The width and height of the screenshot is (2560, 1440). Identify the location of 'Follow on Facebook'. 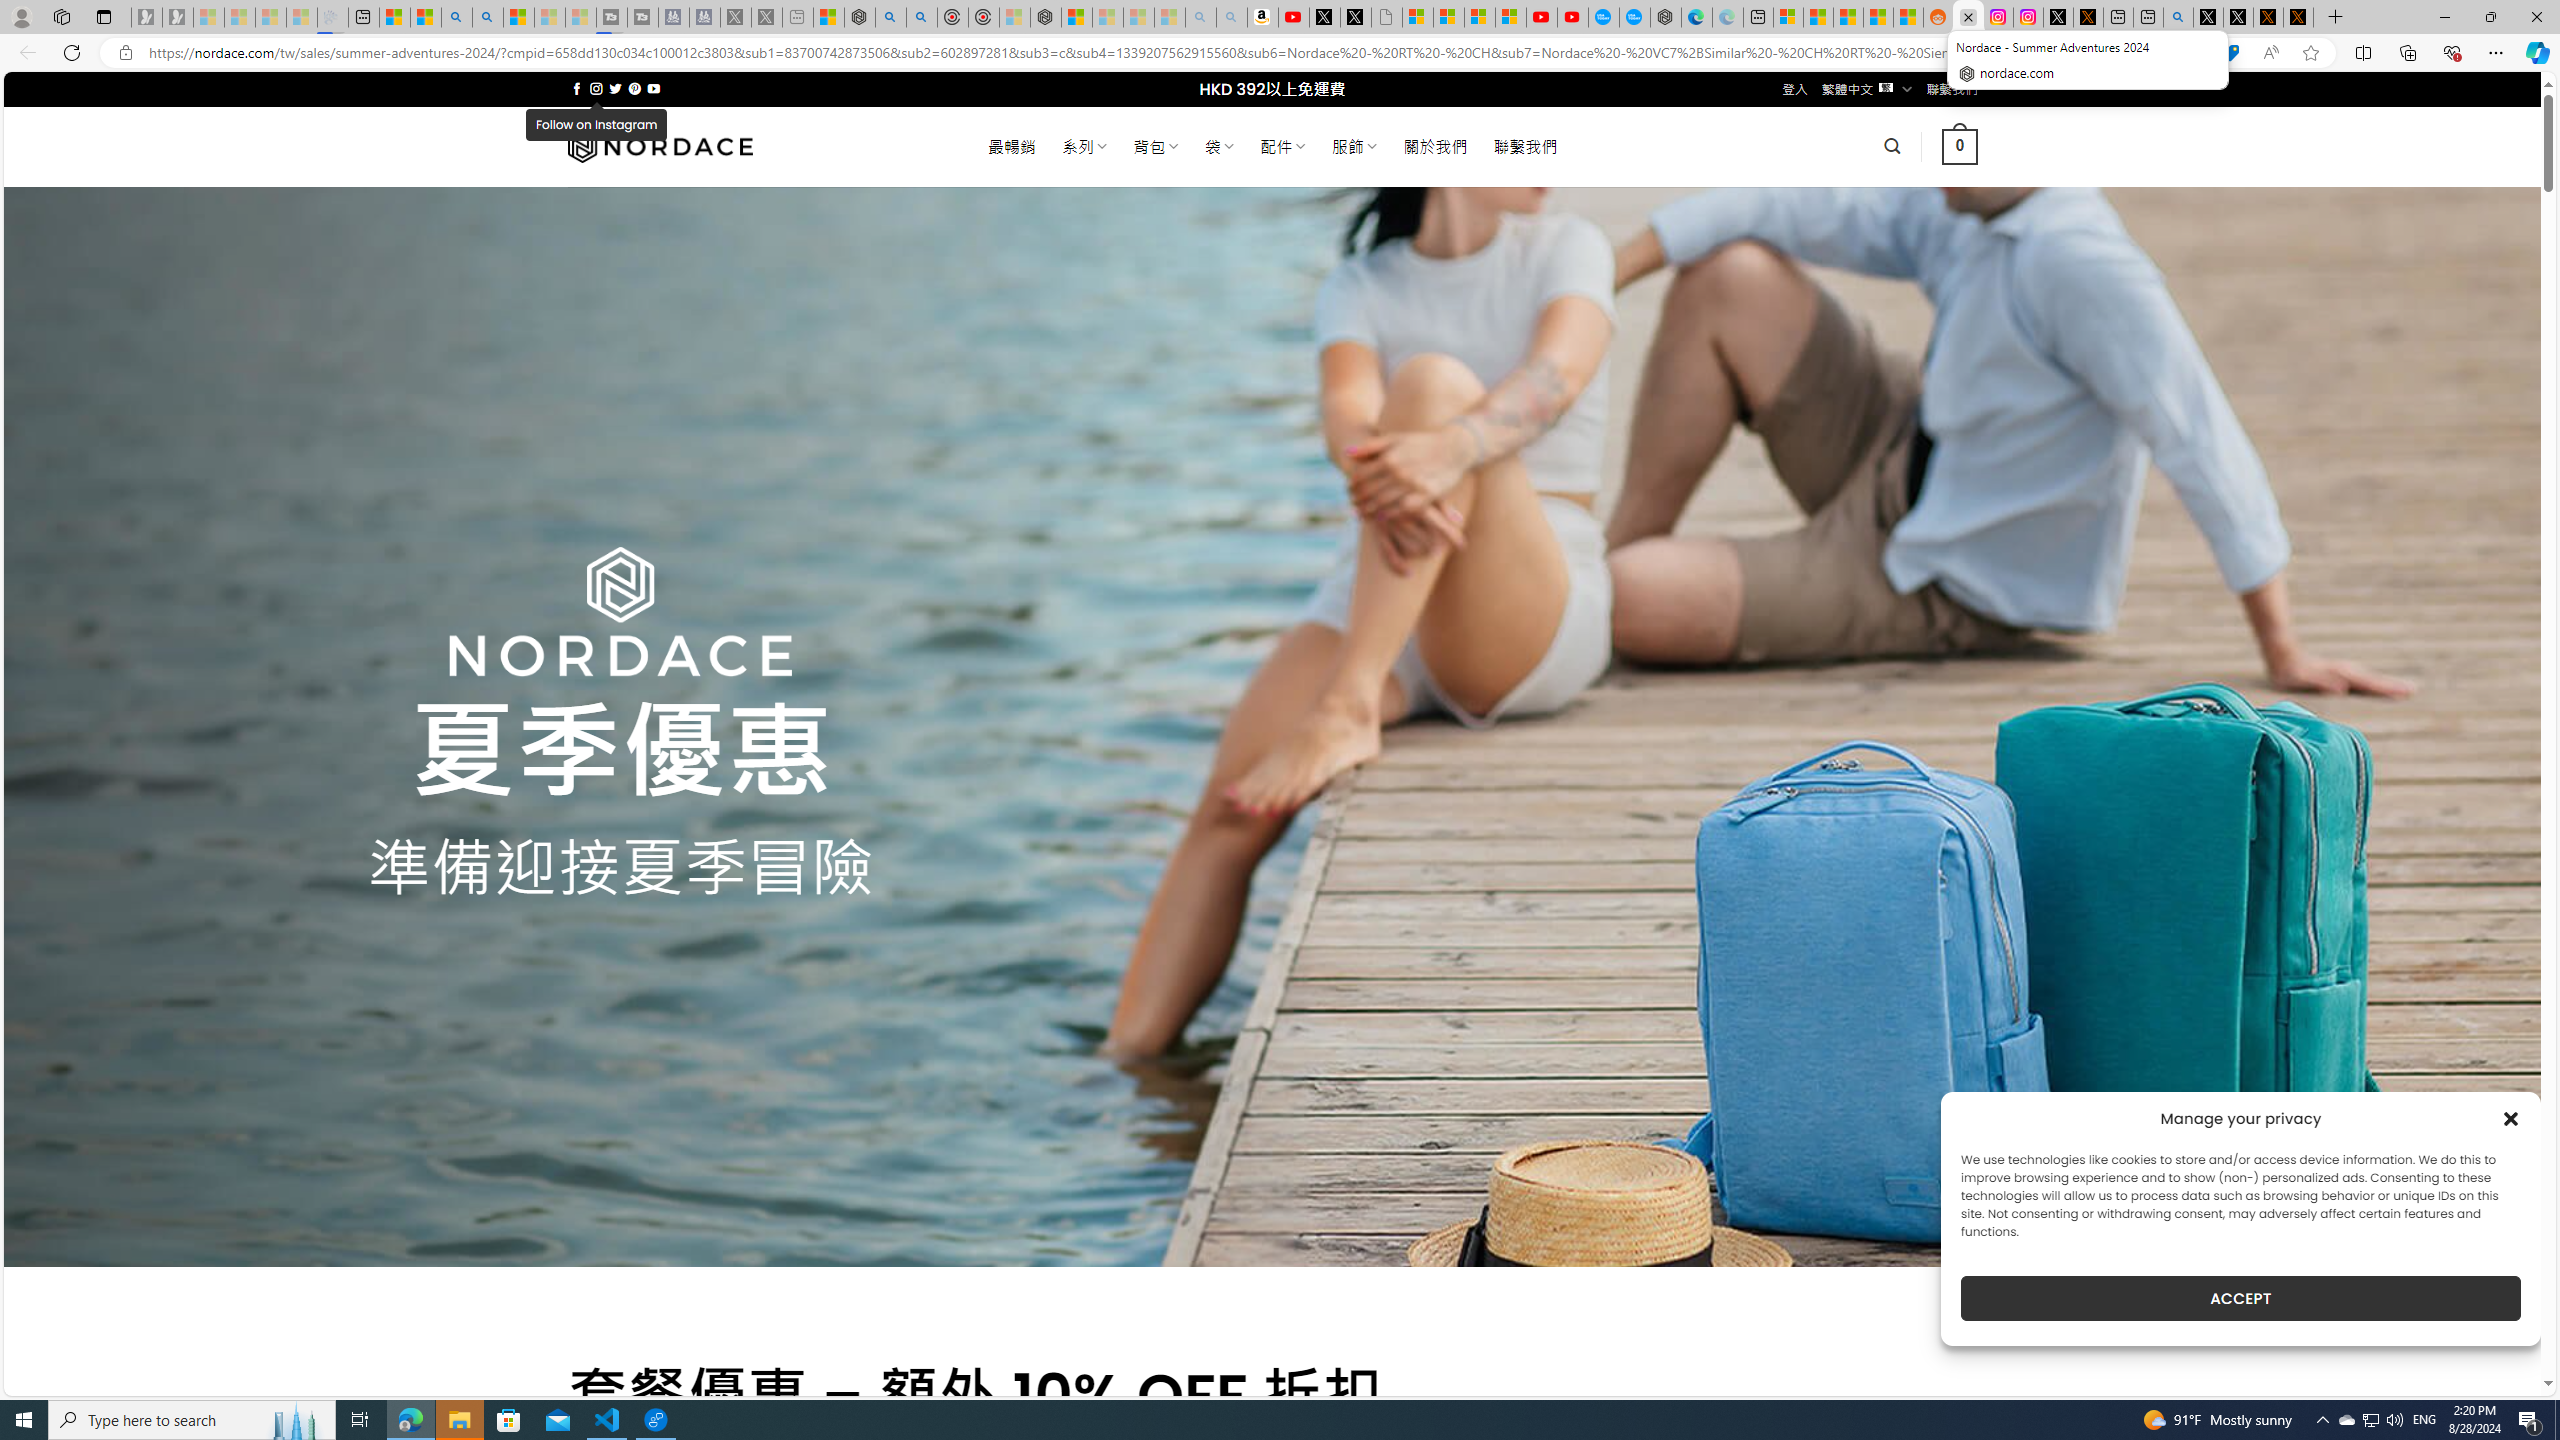
(576, 88).